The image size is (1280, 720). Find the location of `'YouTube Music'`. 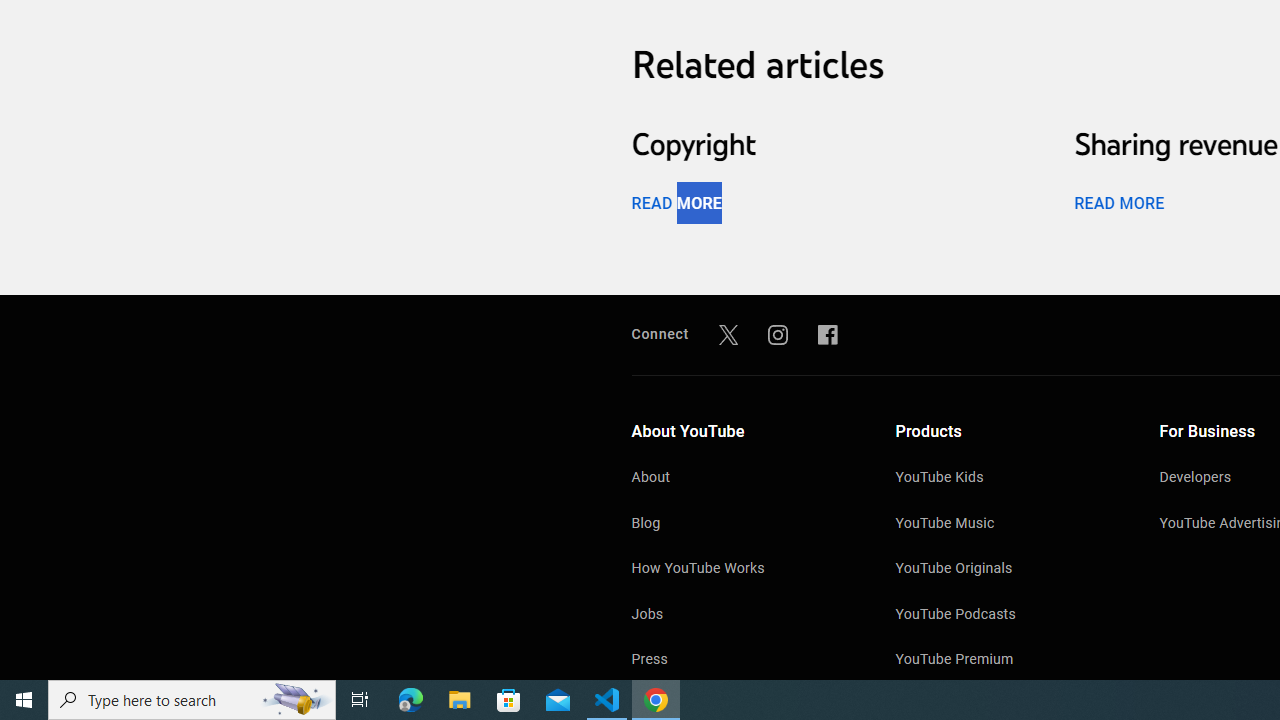

'YouTube Music' is located at coordinates (1007, 523).